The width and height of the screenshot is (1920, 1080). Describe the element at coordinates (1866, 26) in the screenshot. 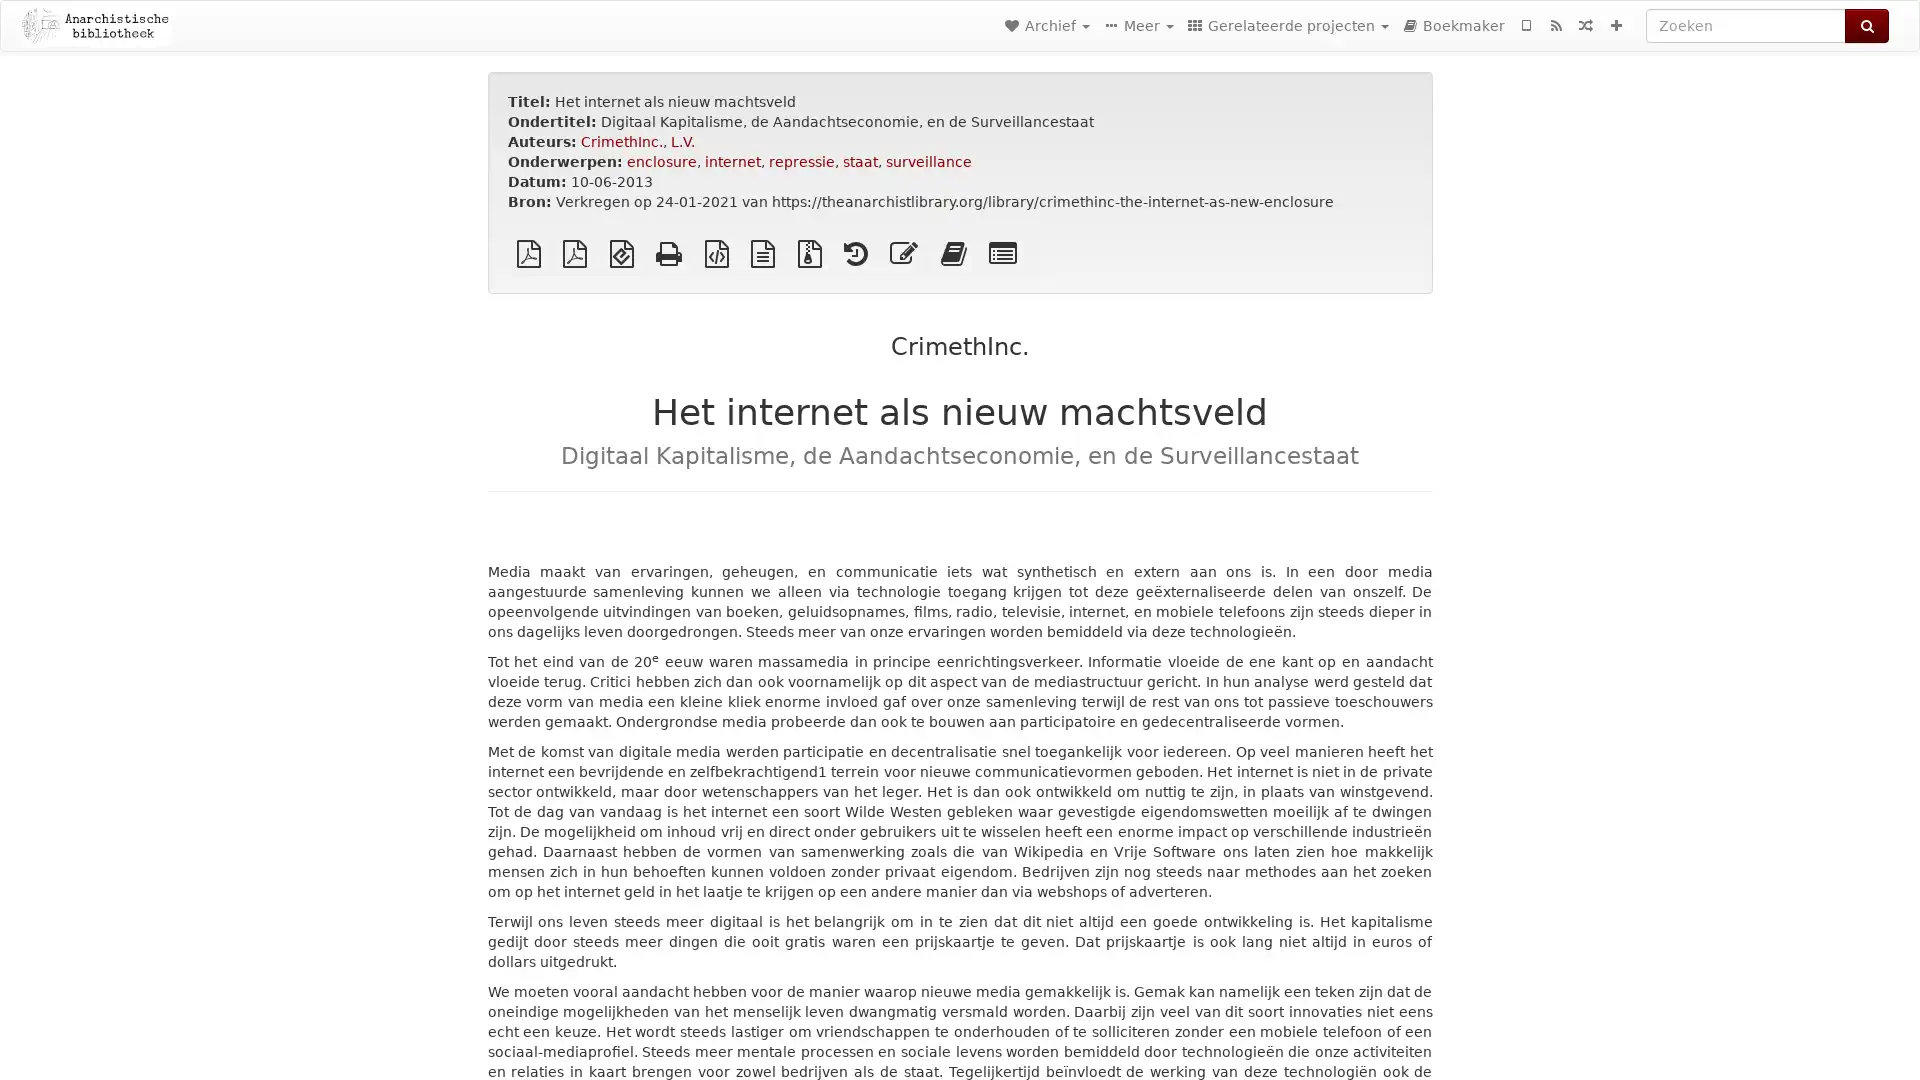

I see `Zoeken` at that location.